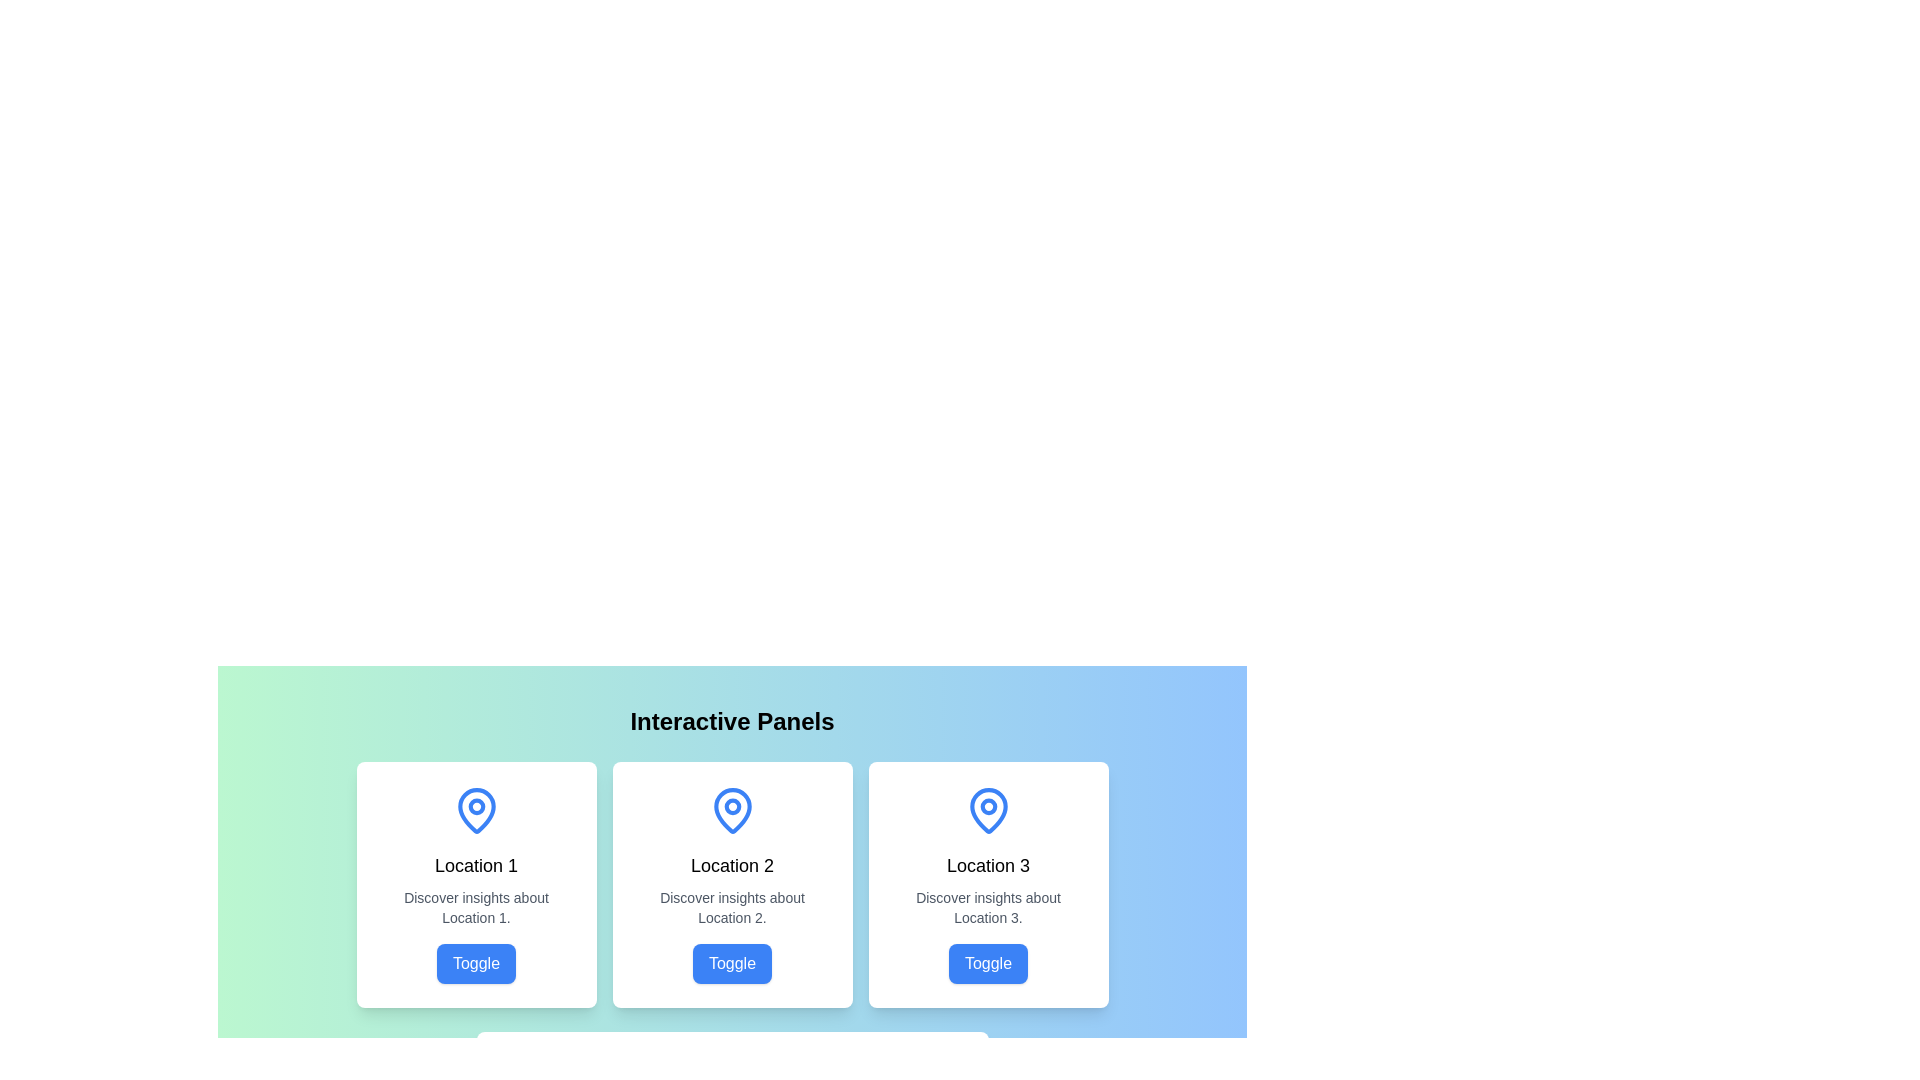  What do you see at coordinates (475, 907) in the screenshot?
I see `the static text label that reads 'Discover insights about Location 1.' located centrally under the heading 'Location 1' and above the blue button labeled 'Toggle'` at bounding box center [475, 907].